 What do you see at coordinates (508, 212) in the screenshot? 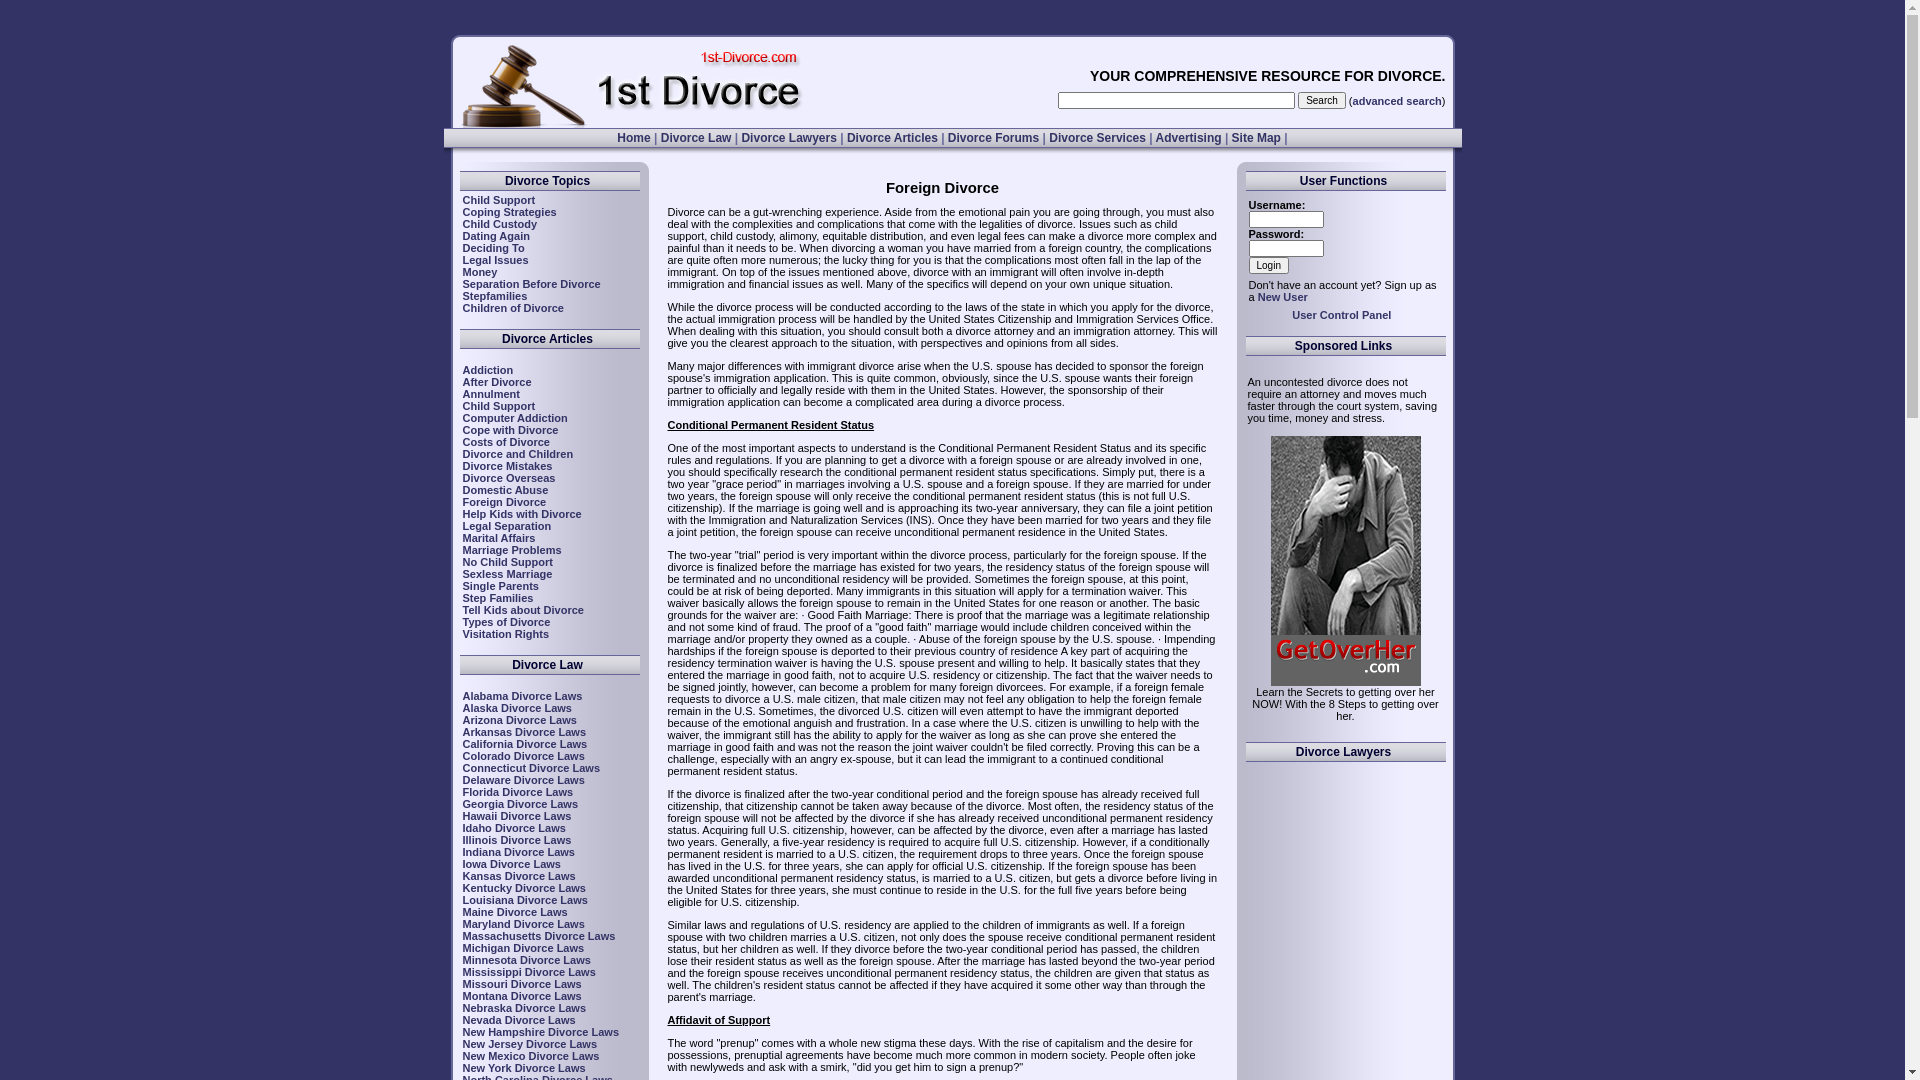
I see `'Coping Strategies'` at bounding box center [508, 212].